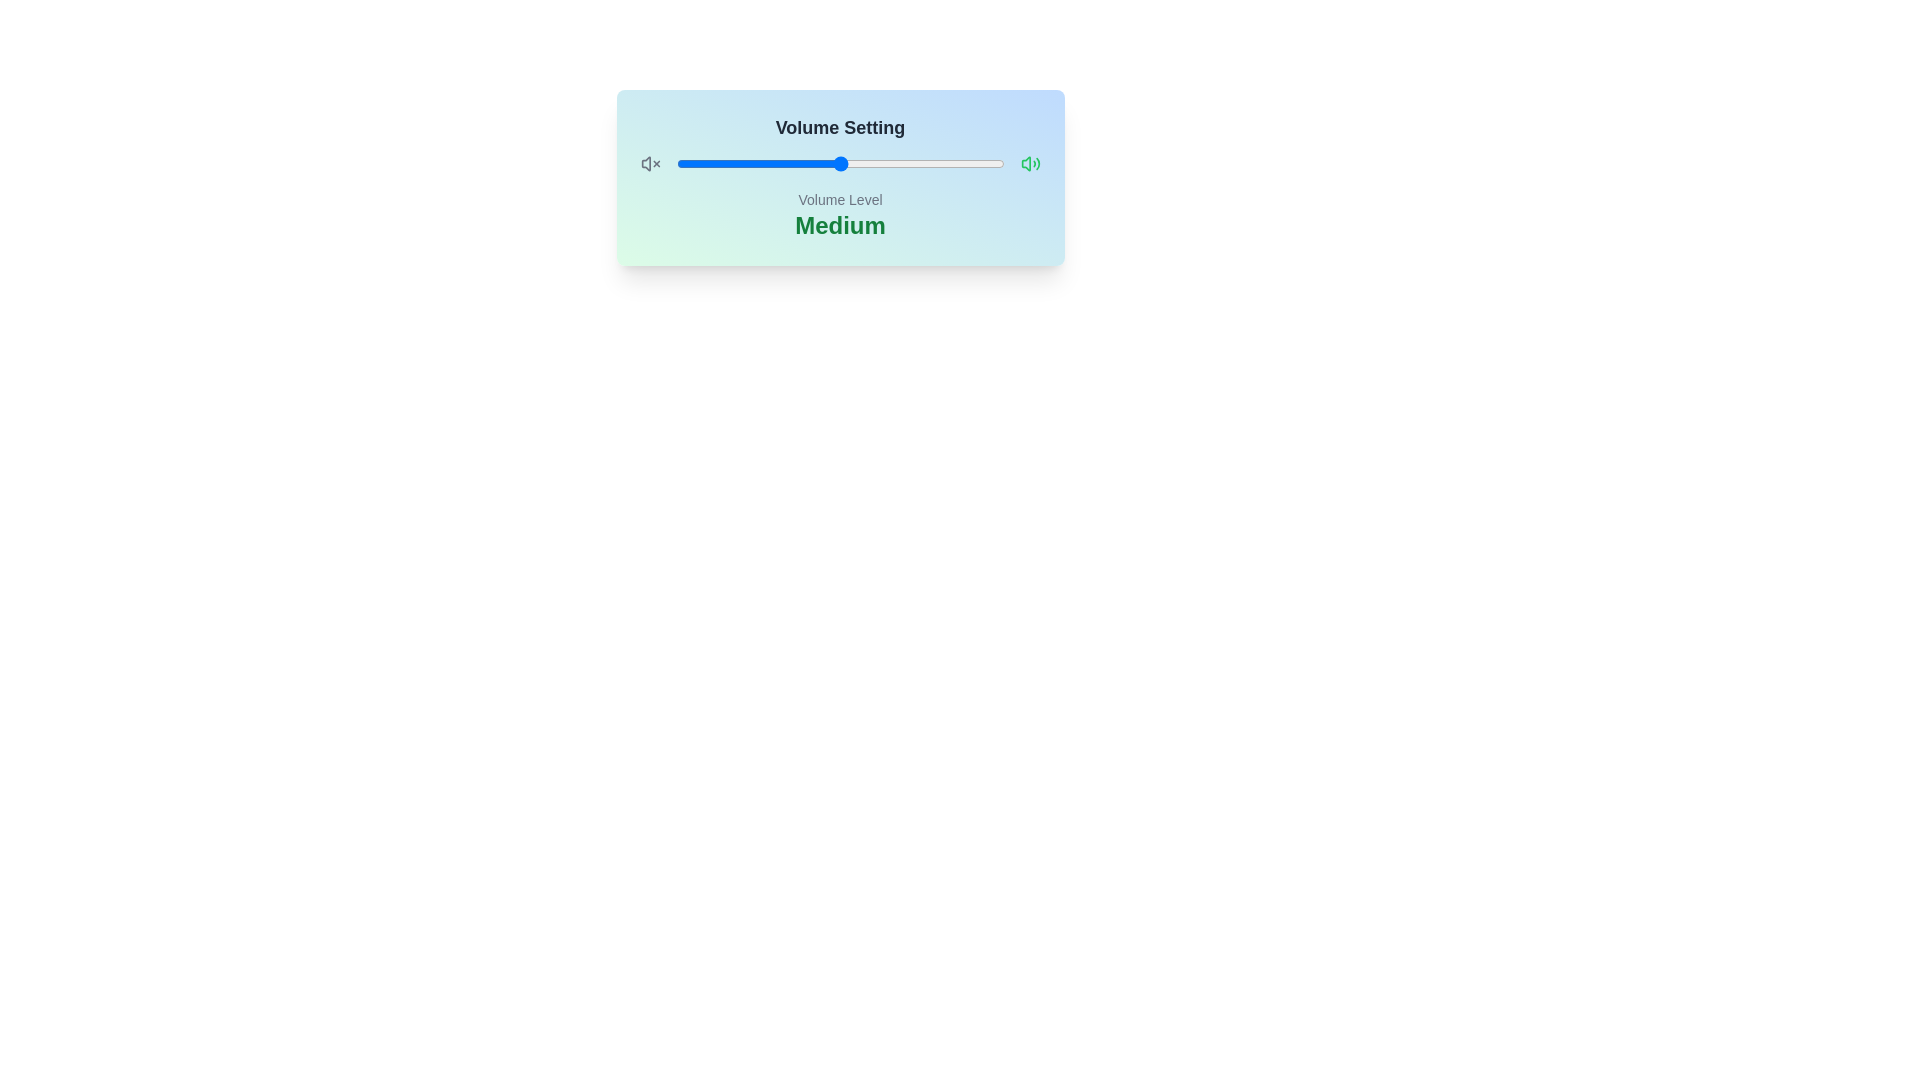 The width and height of the screenshot is (1920, 1080). Describe the element at coordinates (728, 163) in the screenshot. I see `the volume slider to 16%` at that location.